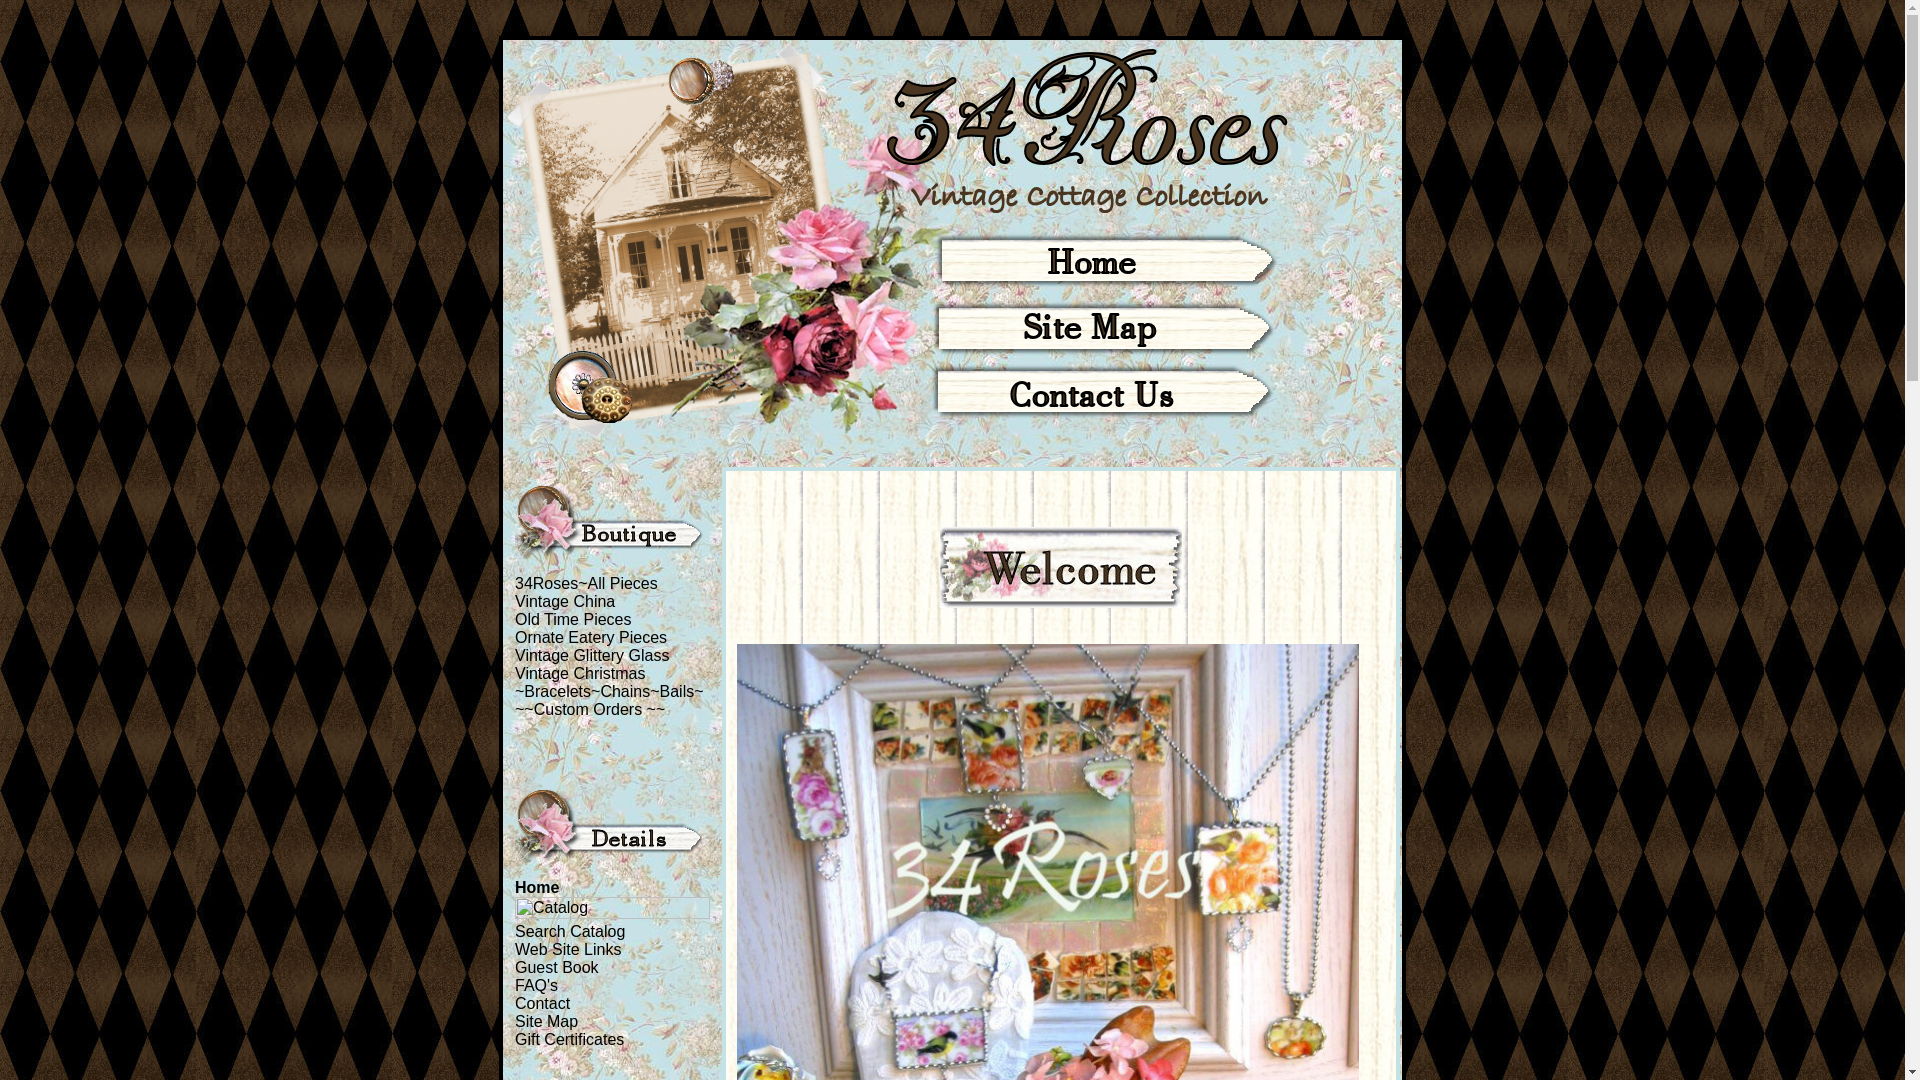  What do you see at coordinates (514, 931) in the screenshot?
I see `'Search Catalog'` at bounding box center [514, 931].